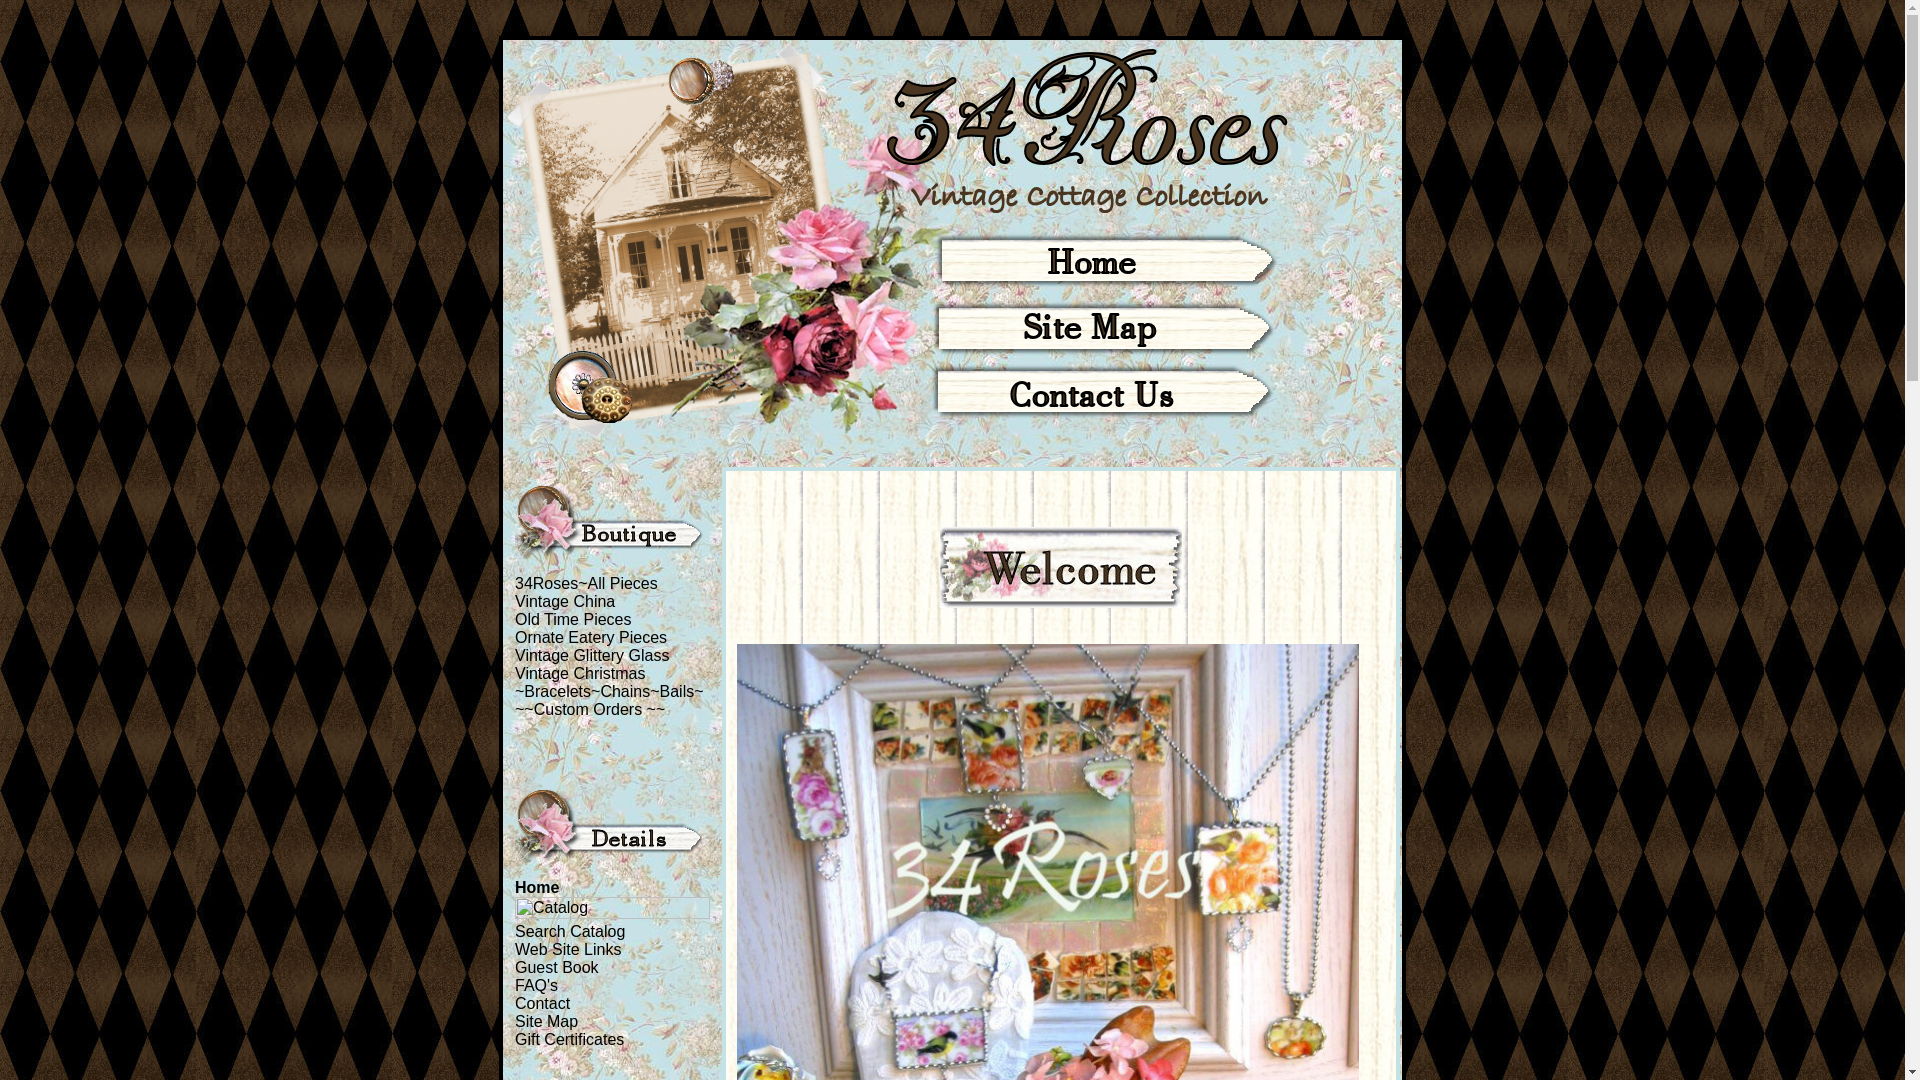  What do you see at coordinates (514, 931) in the screenshot?
I see `'Search Catalog'` at bounding box center [514, 931].